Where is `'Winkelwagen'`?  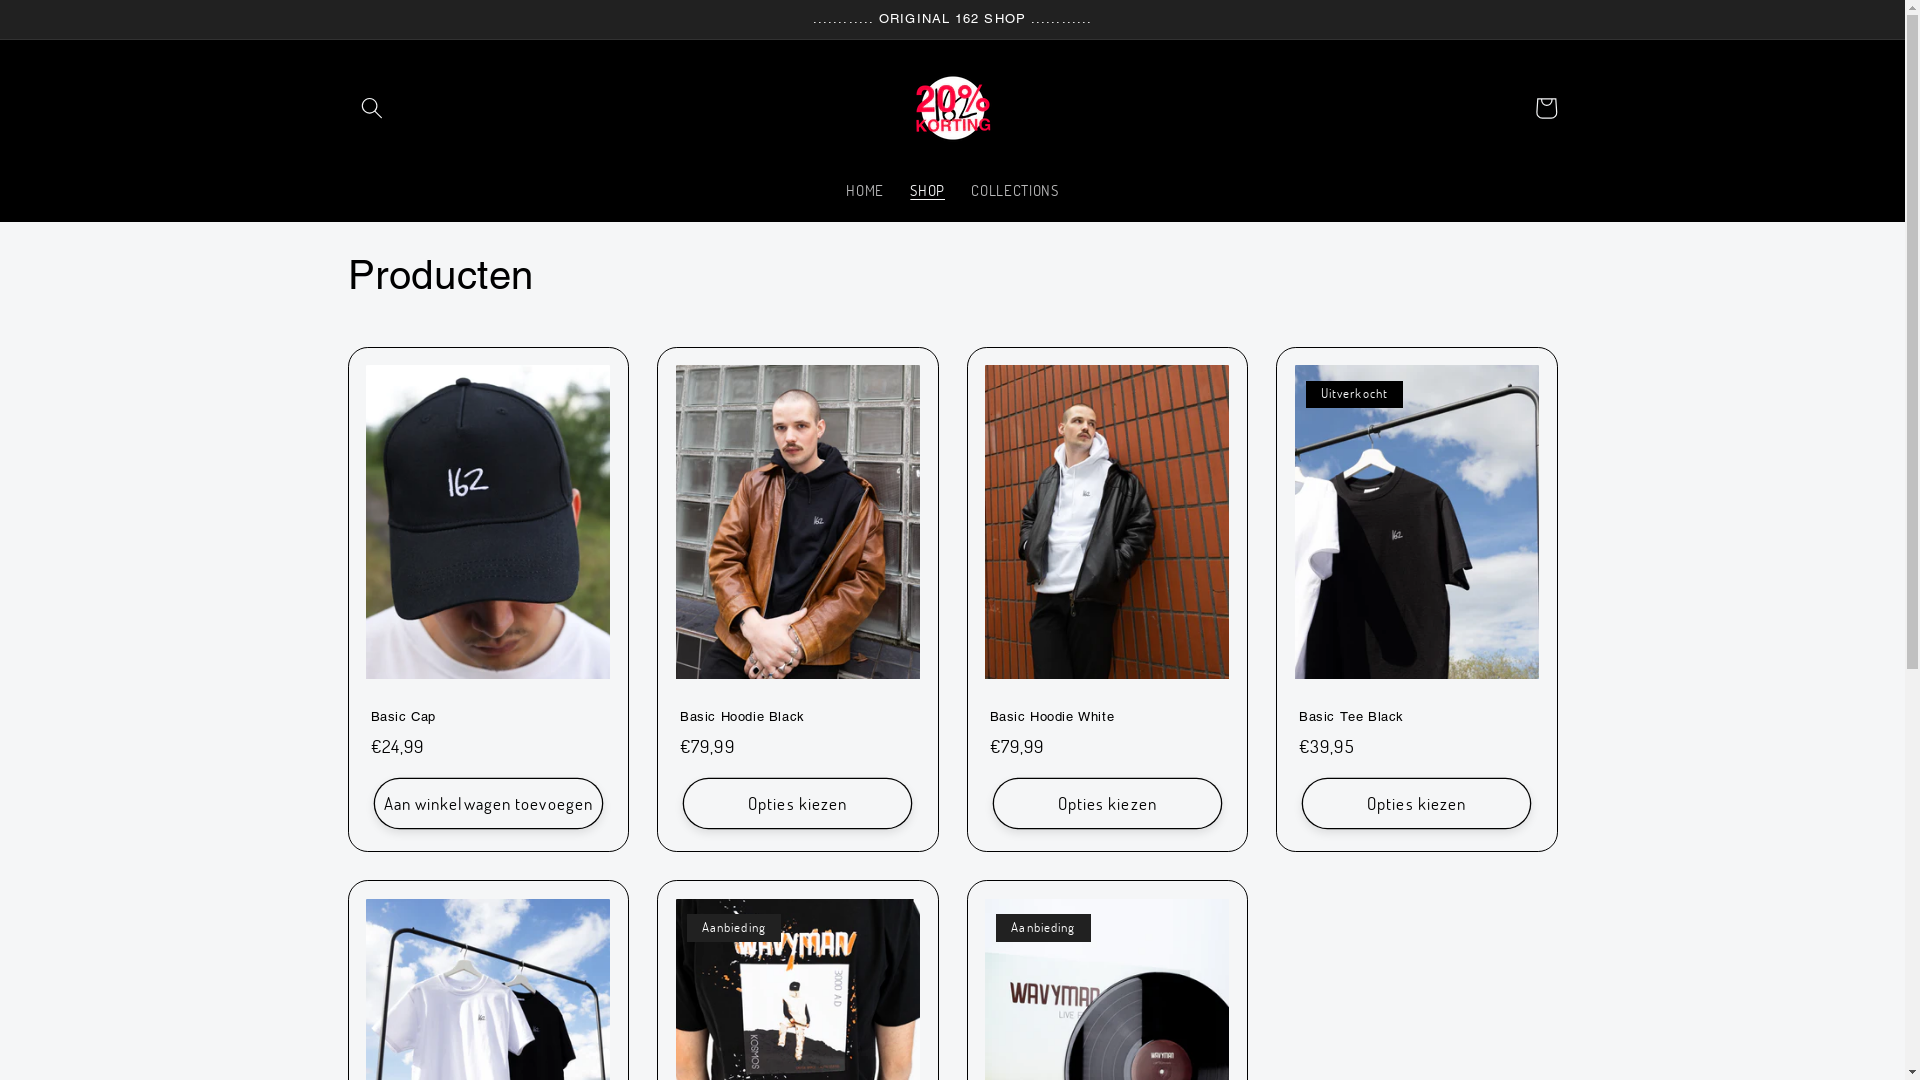 'Winkelwagen' is located at coordinates (1544, 108).